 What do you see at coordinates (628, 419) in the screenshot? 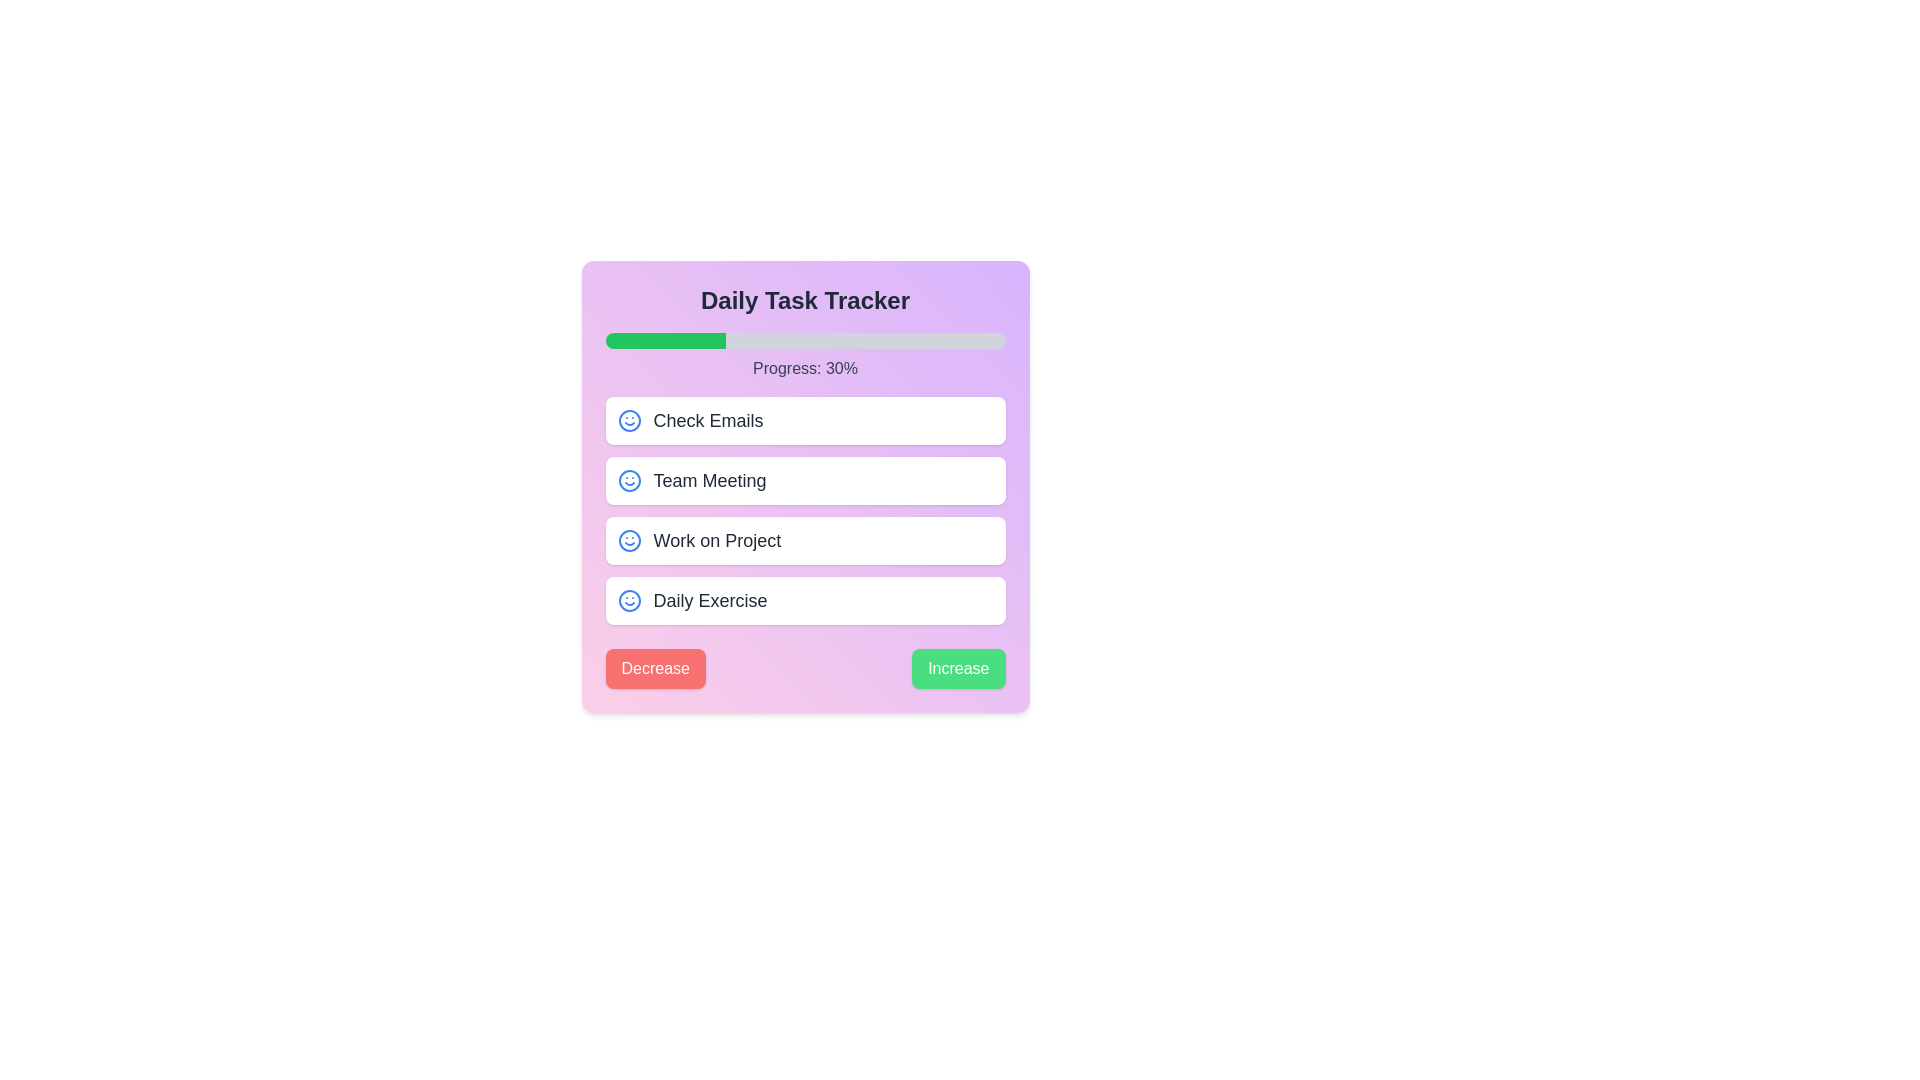
I see `the decorative icon located inside the first card labeled 'Check Emails', positioned at the left end next to the text within the card` at bounding box center [628, 419].